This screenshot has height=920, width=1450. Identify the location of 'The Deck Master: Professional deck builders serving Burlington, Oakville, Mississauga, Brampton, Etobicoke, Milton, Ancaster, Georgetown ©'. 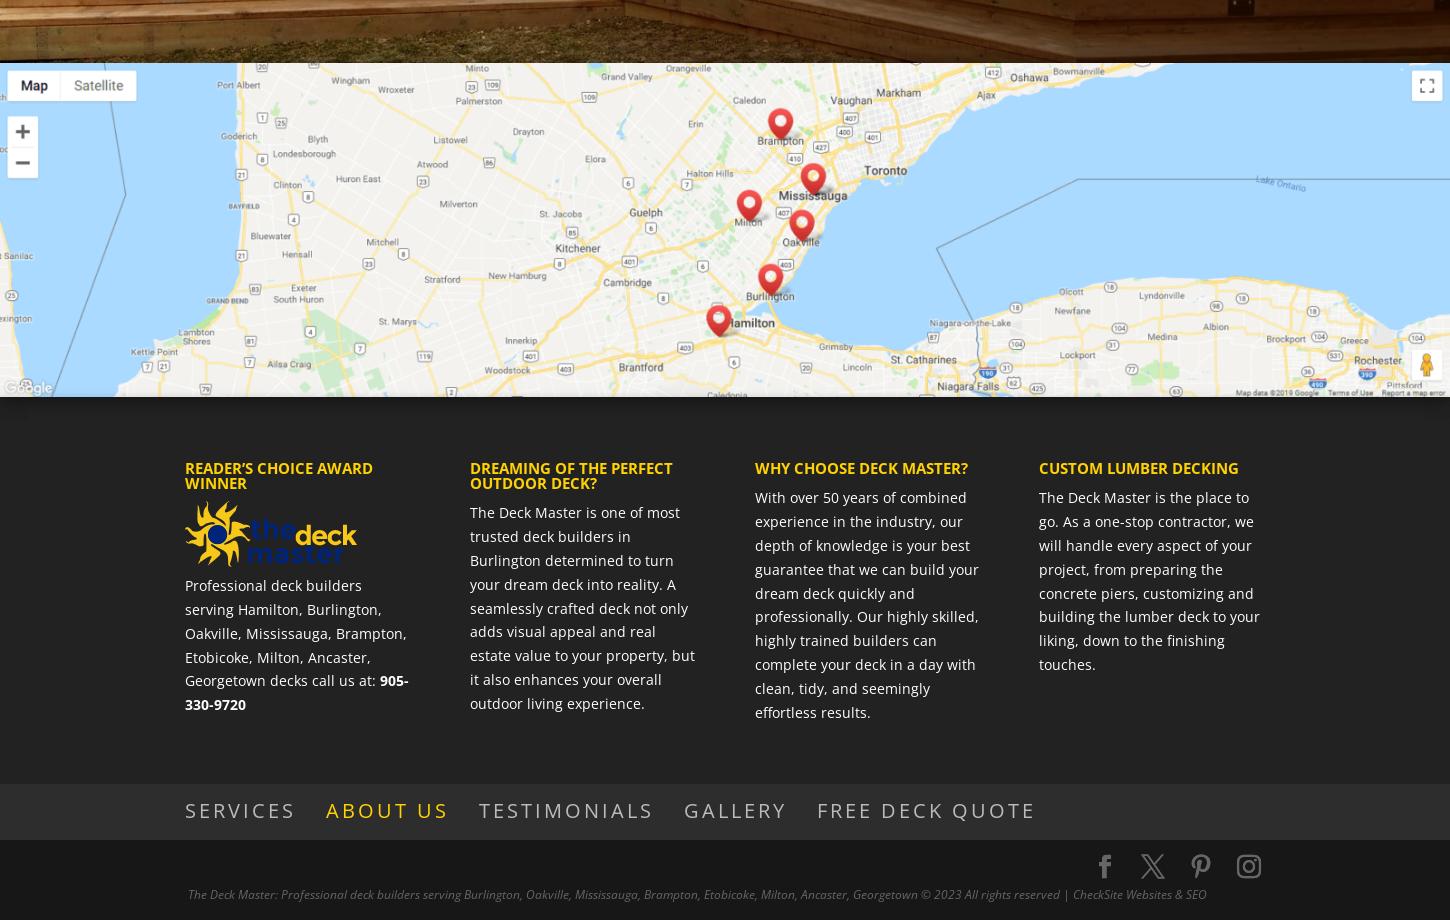
(559, 893).